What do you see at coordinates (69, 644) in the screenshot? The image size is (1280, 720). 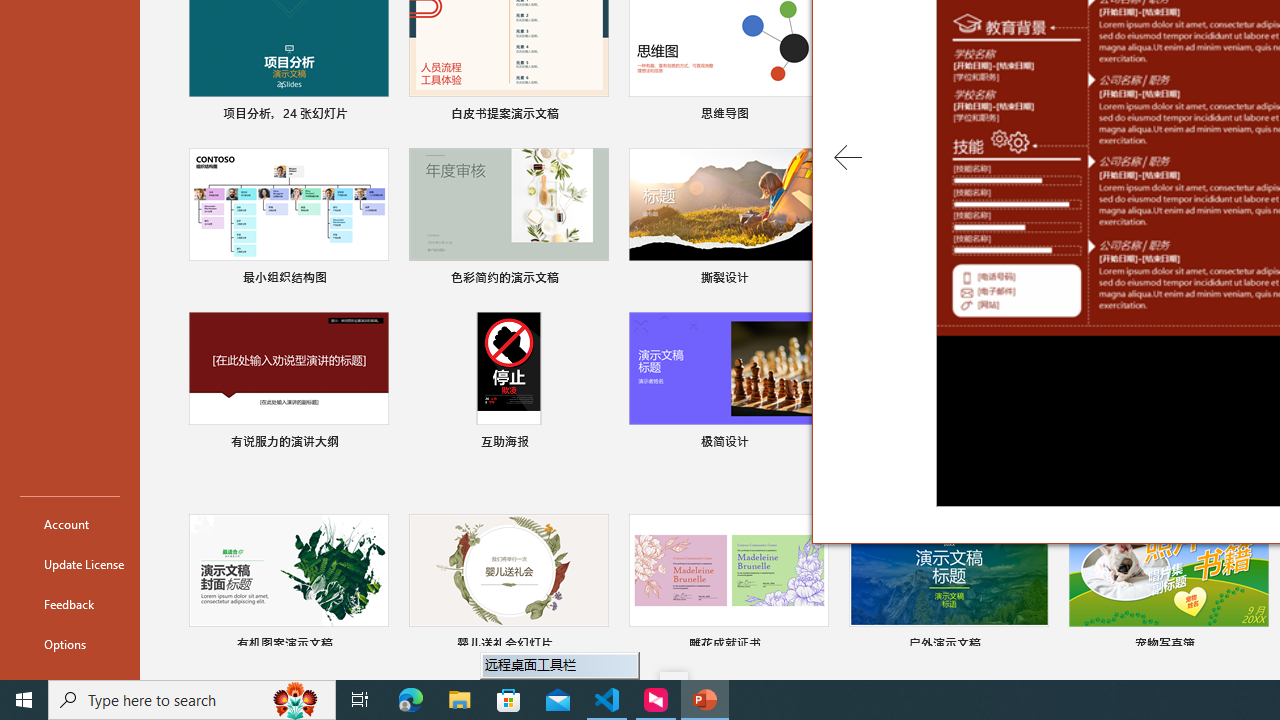 I see `'Options'` at bounding box center [69, 644].